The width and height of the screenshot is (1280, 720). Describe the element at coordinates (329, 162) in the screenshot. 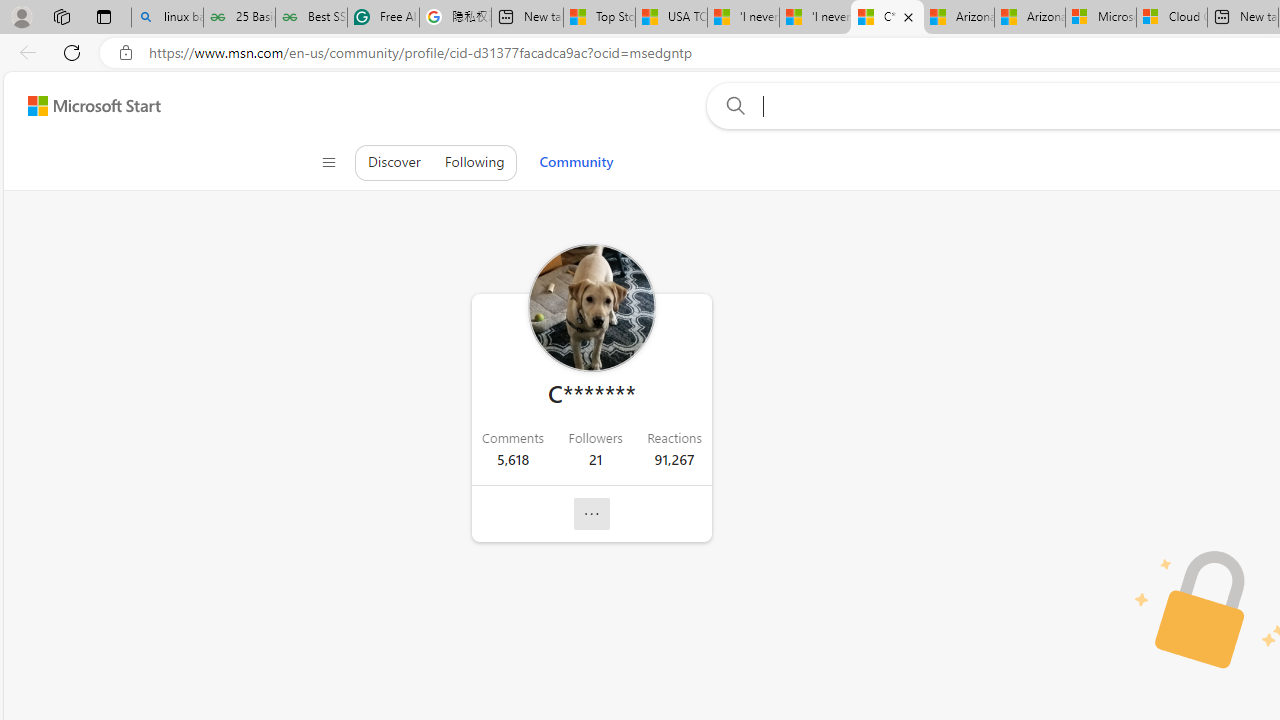

I see `'Class: control icon-only'` at that location.